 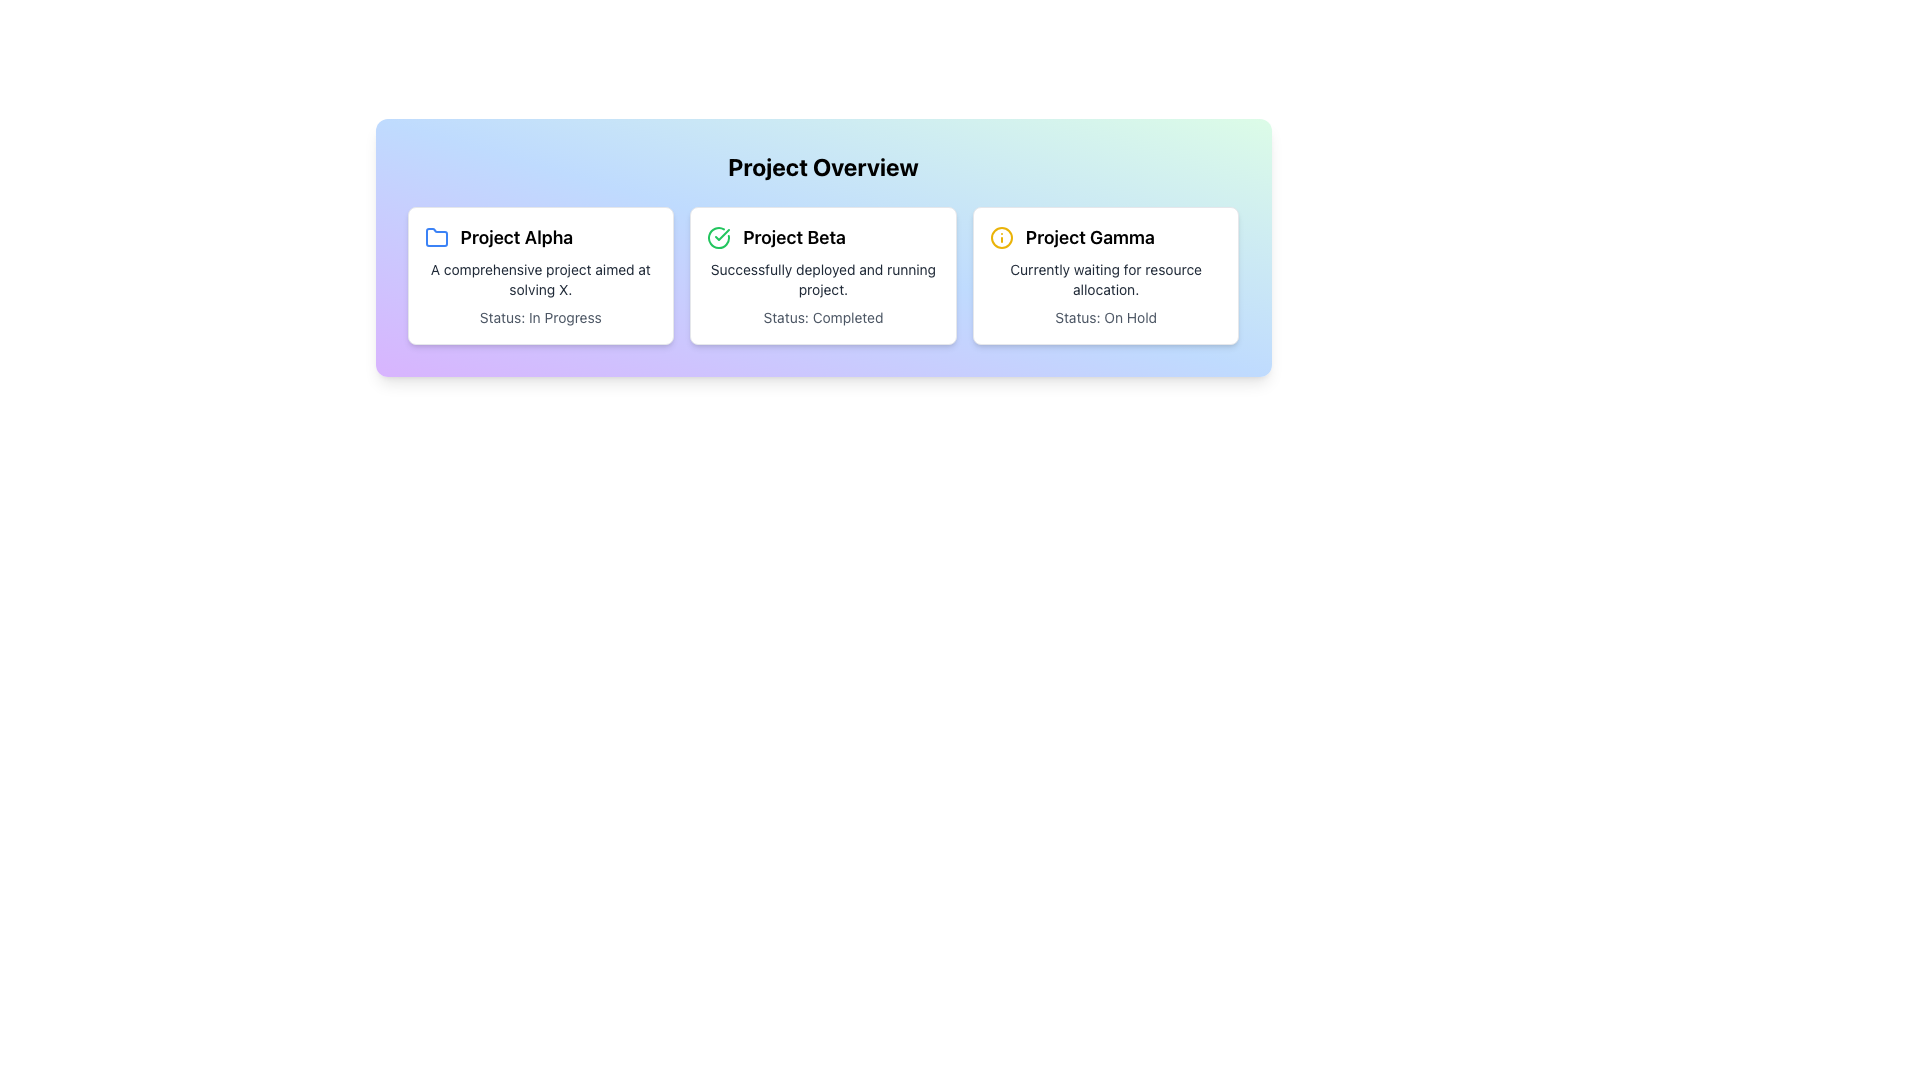 I want to click on the text label that serves as the title of the card named 'Project Gamma', located at the top-left corner of the rightmost card in a row of similar cards, so click(x=1105, y=237).